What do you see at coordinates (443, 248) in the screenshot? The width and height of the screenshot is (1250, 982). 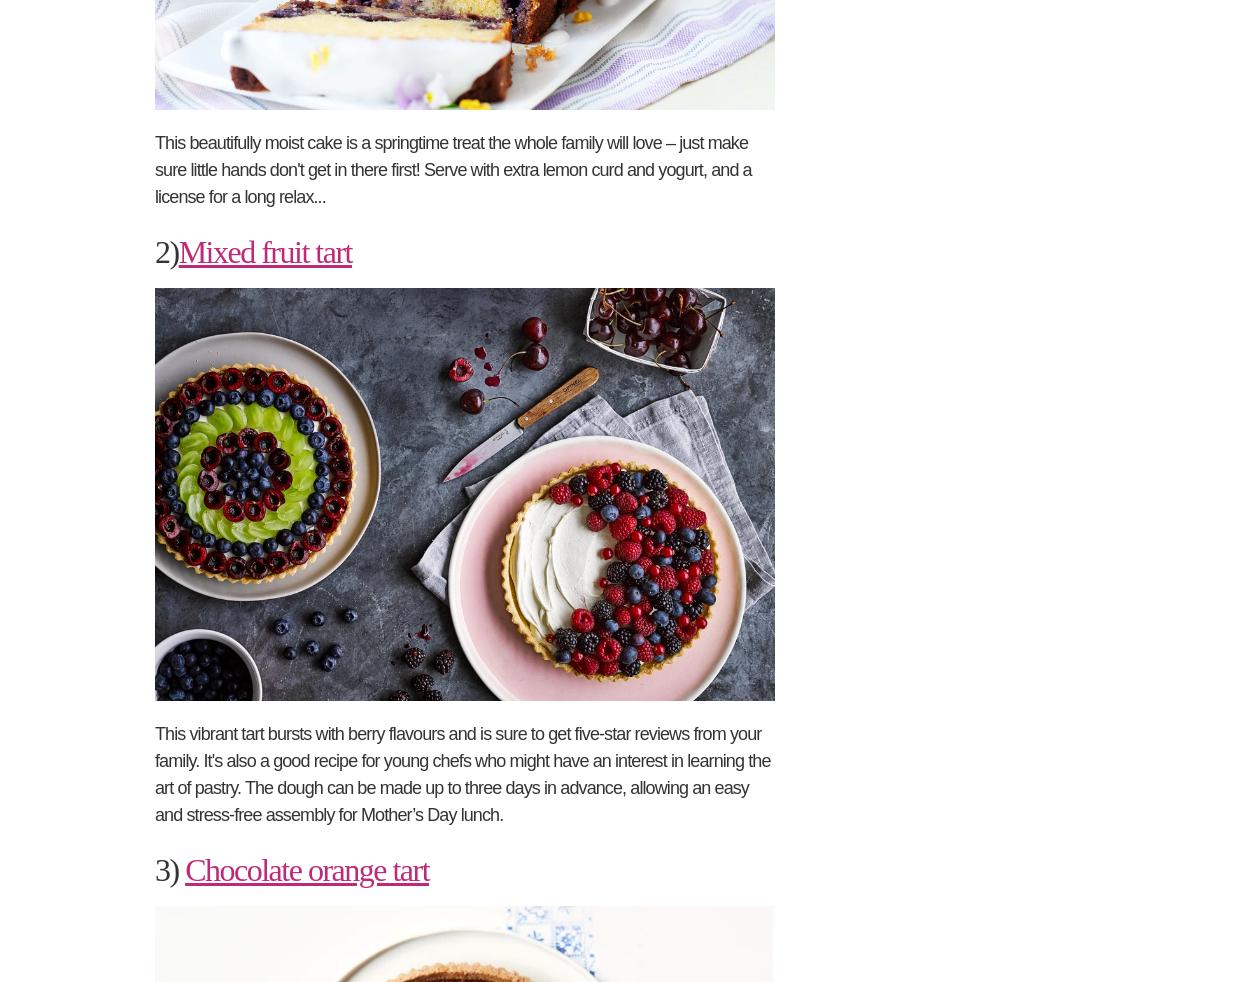 I see `'Dietary needs'` at bounding box center [443, 248].